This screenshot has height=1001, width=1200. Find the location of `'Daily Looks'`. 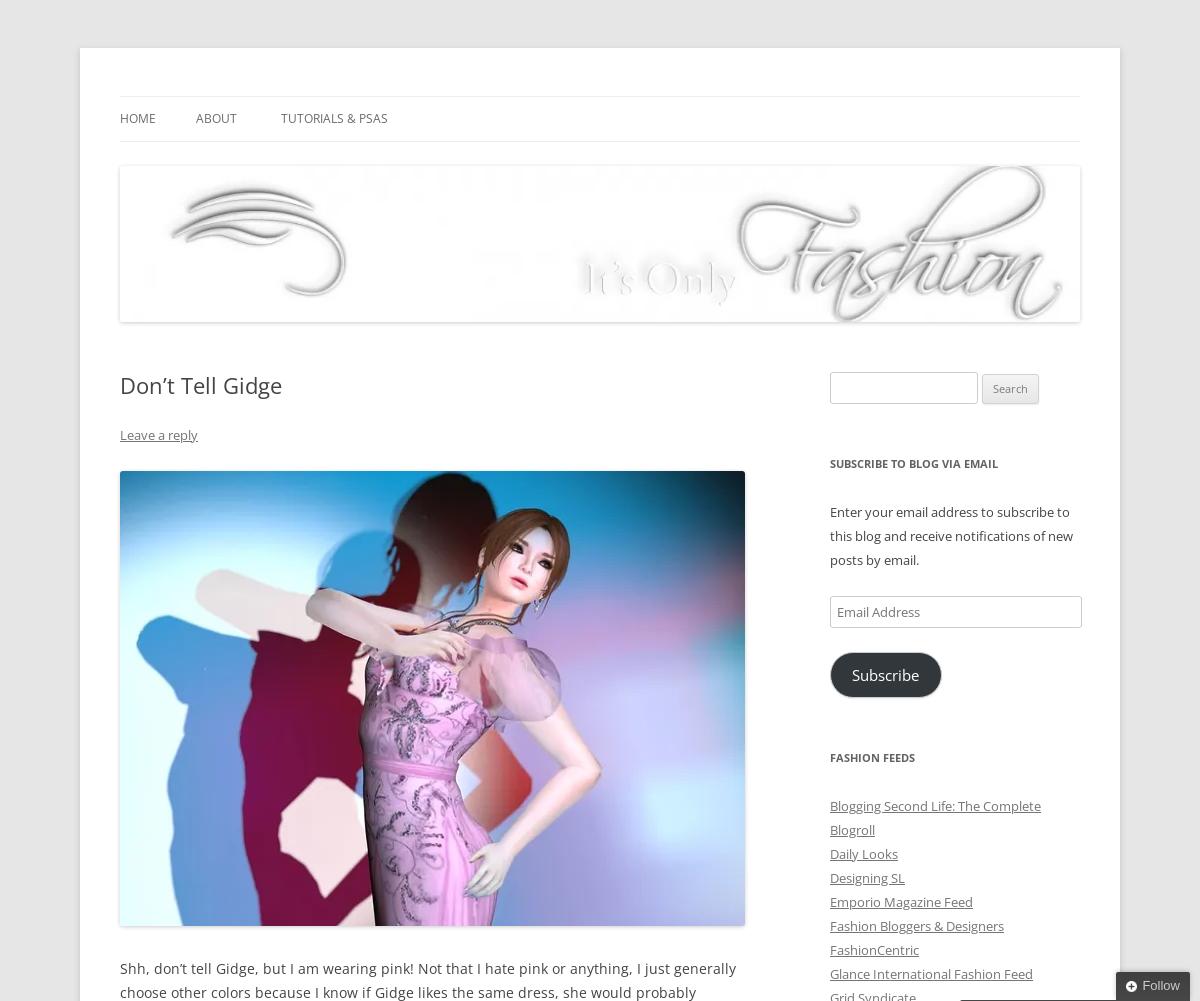

'Daily Looks' is located at coordinates (863, 851).